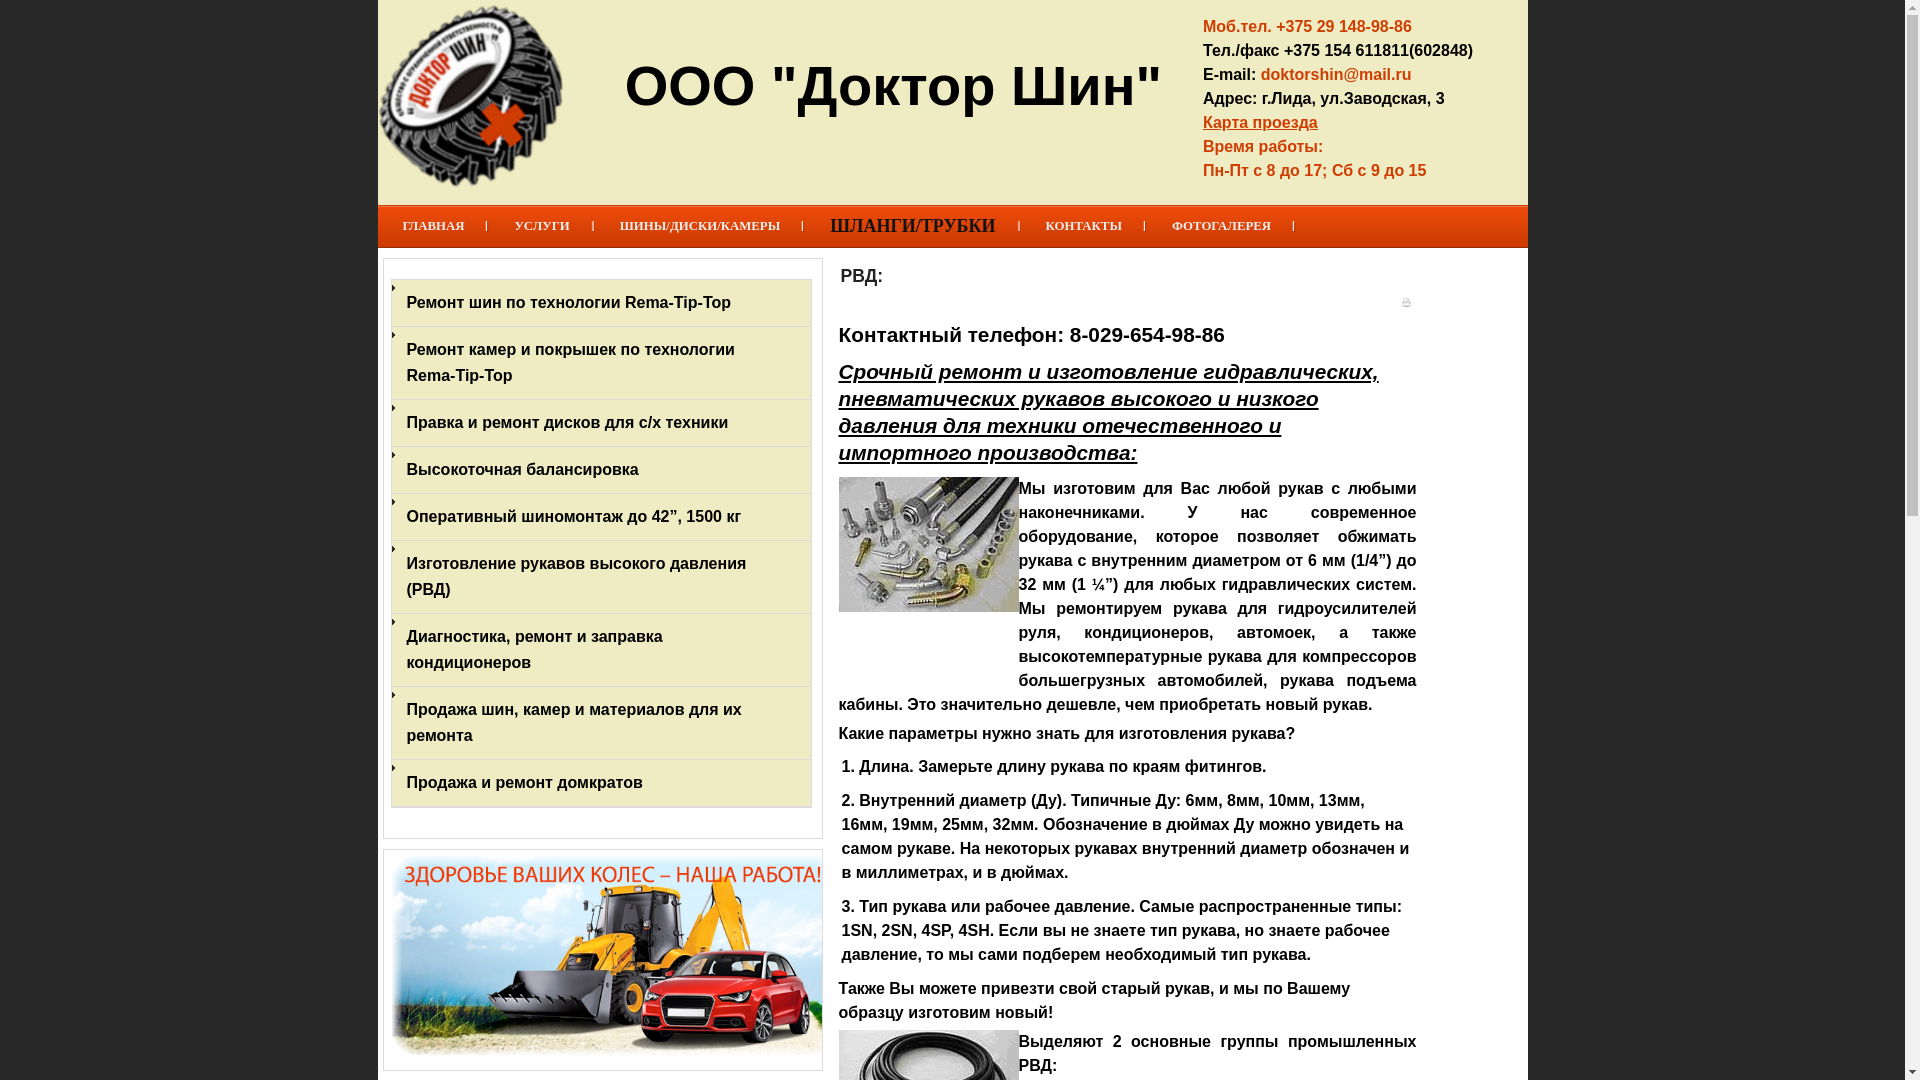  I want to click on 'doktorshin@mail.ru', so click(1260, 73).